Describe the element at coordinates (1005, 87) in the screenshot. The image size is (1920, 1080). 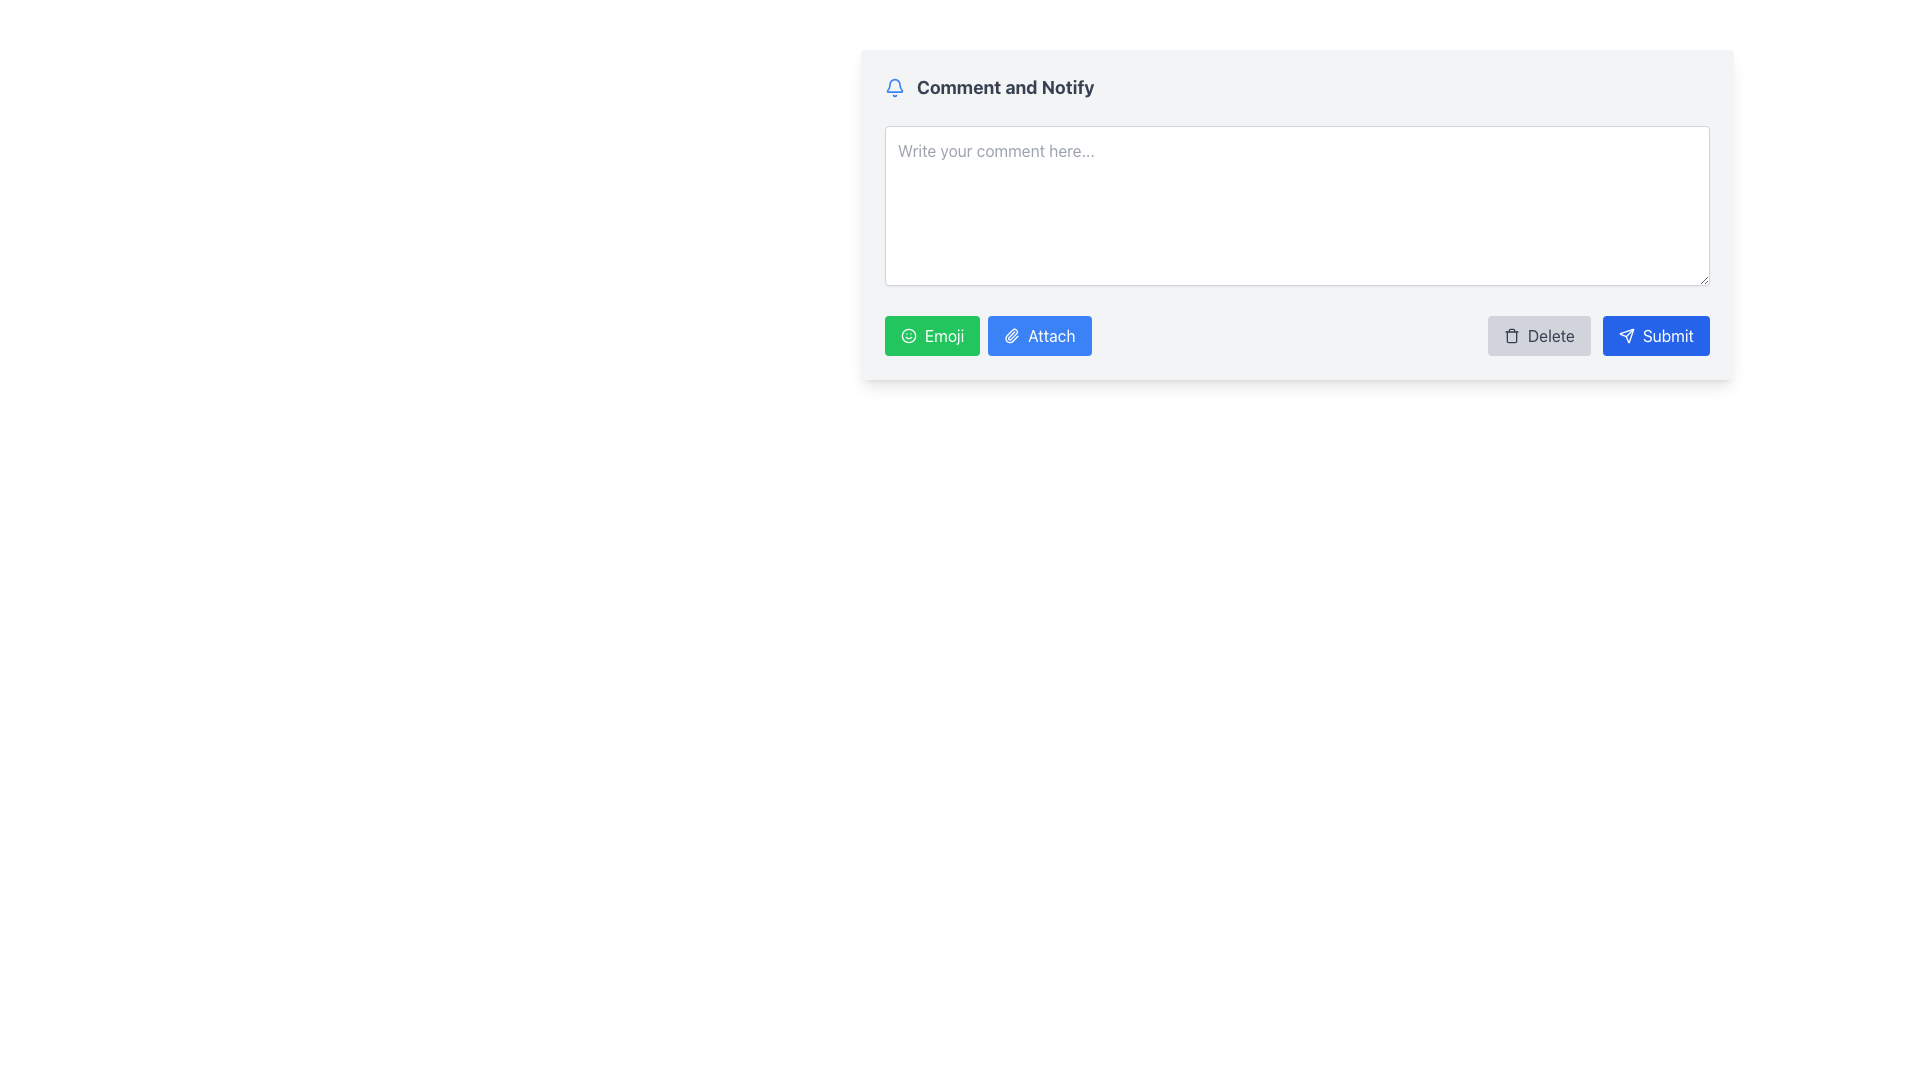
I see `the Text Label reading 'Comment and Notify', which is bold, medium-sized, and dark gray, located in the upper section of the comment interface` at that location.